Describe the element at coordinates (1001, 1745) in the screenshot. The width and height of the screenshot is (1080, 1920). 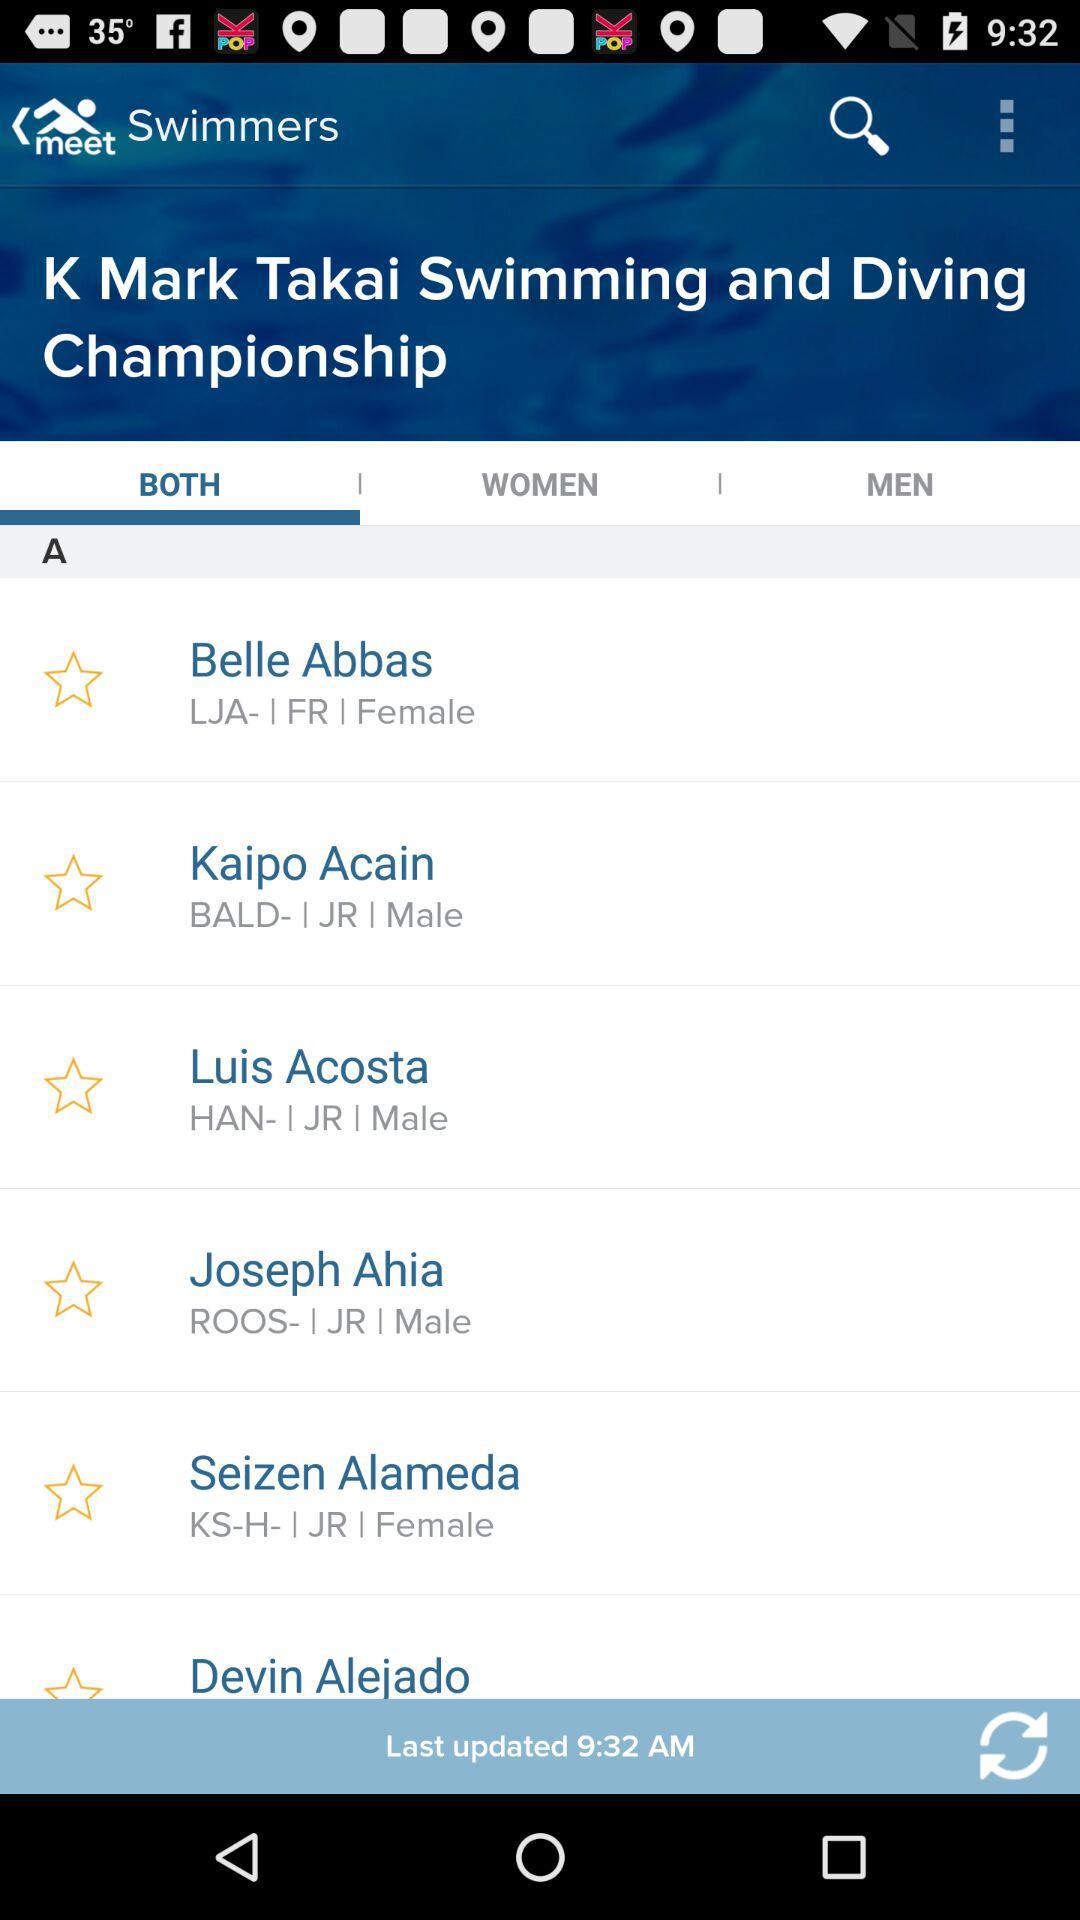
I see `item at the bottom right corner` at that location.